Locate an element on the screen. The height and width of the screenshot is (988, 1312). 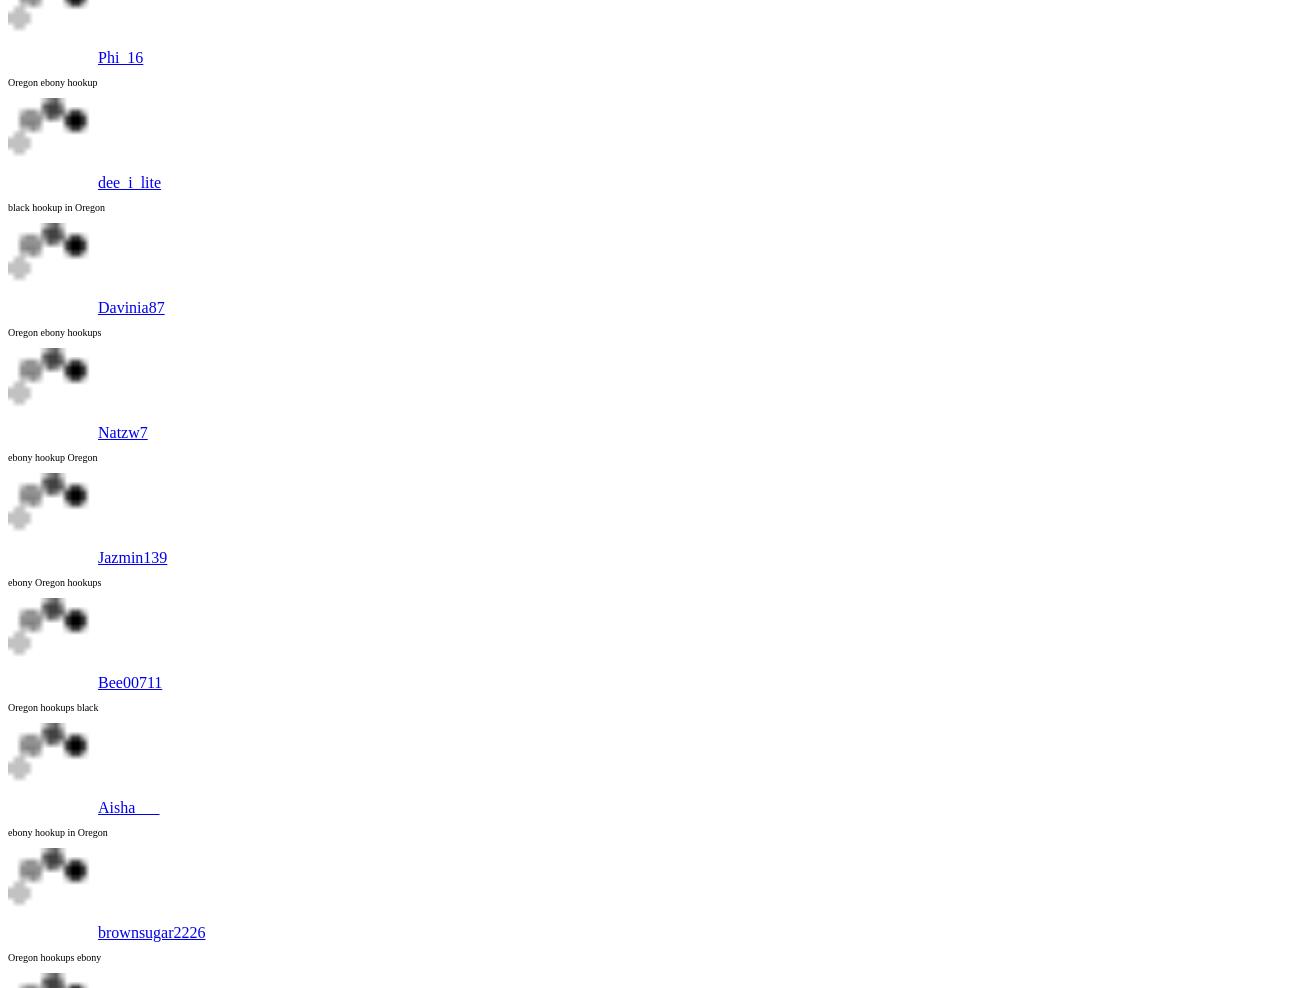
'Davinia87' is located at coordinates (130, 306).